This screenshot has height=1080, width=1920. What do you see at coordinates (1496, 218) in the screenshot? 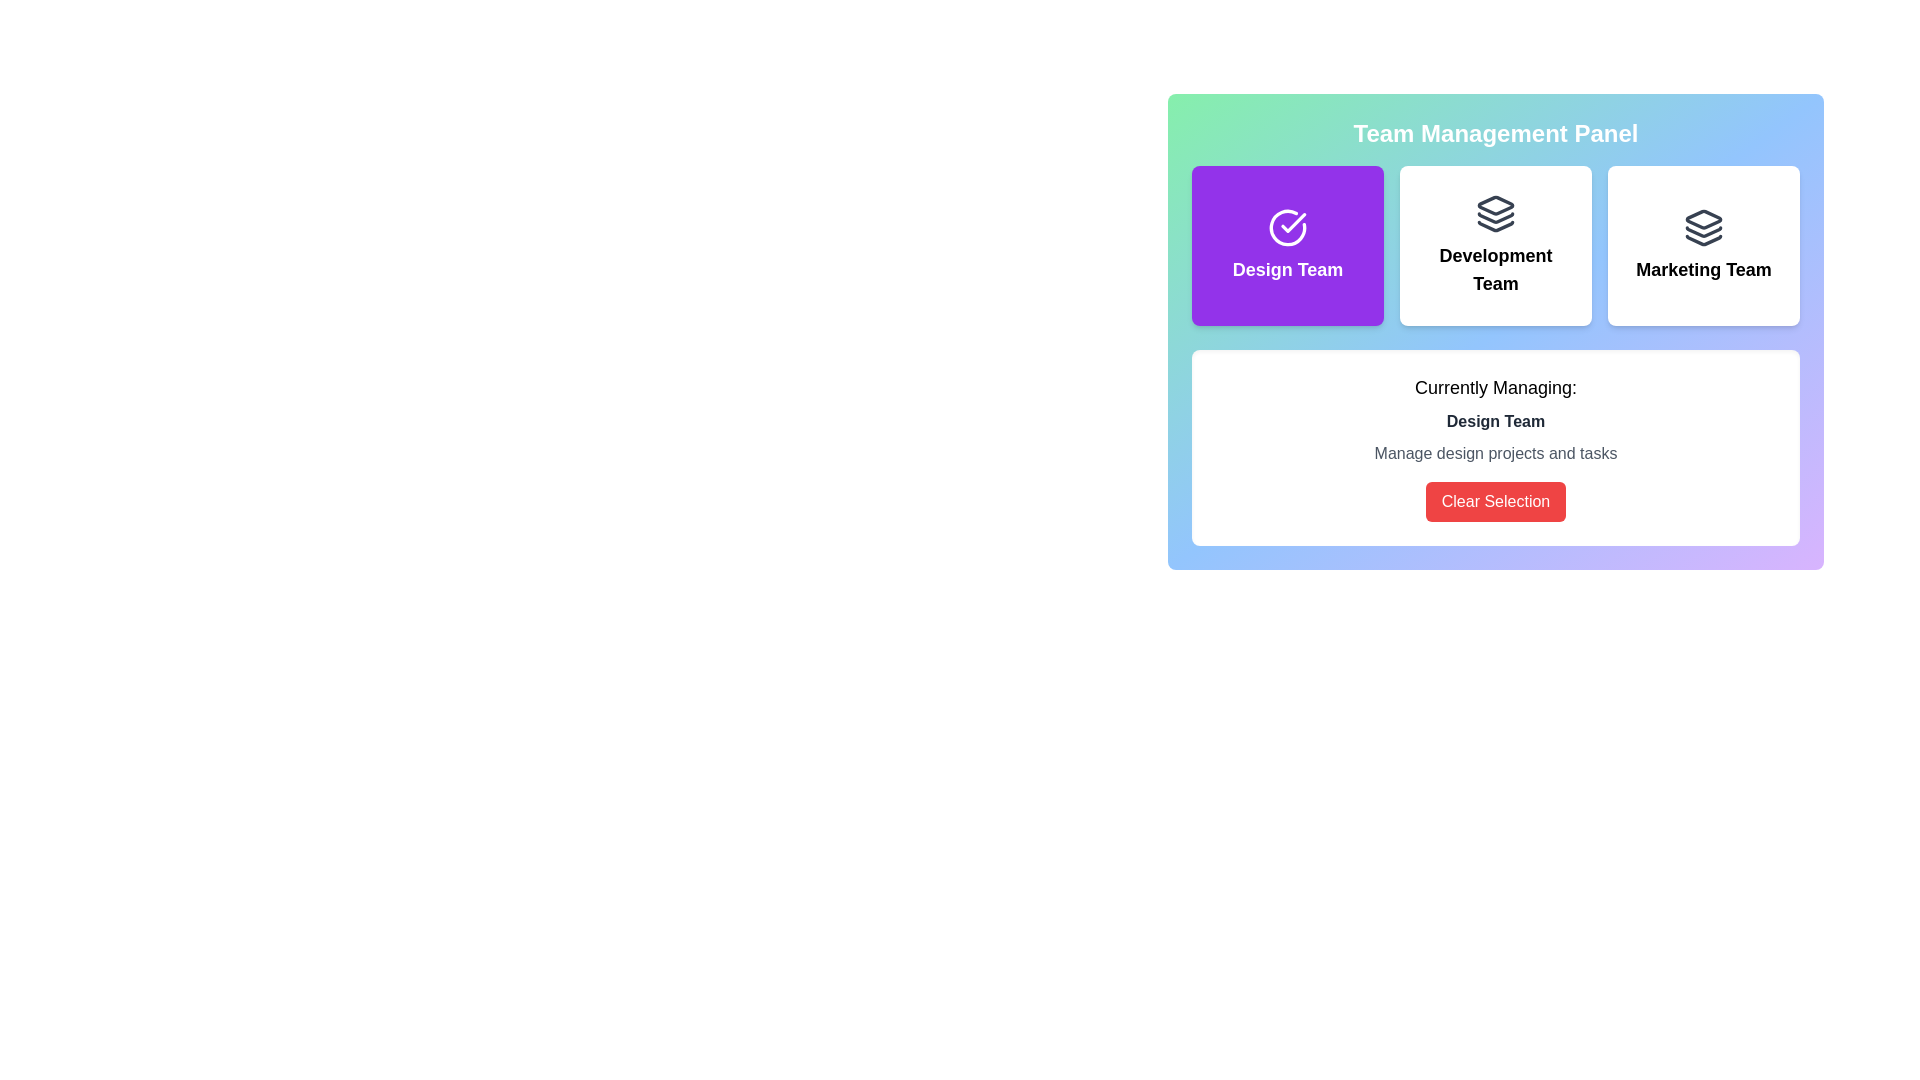
I see `the decorative graphic element in the SVG that represents layers or organization, located in the top-right section of the interface, above the text 'Development Team.'` at bounding box center [1496, 218].